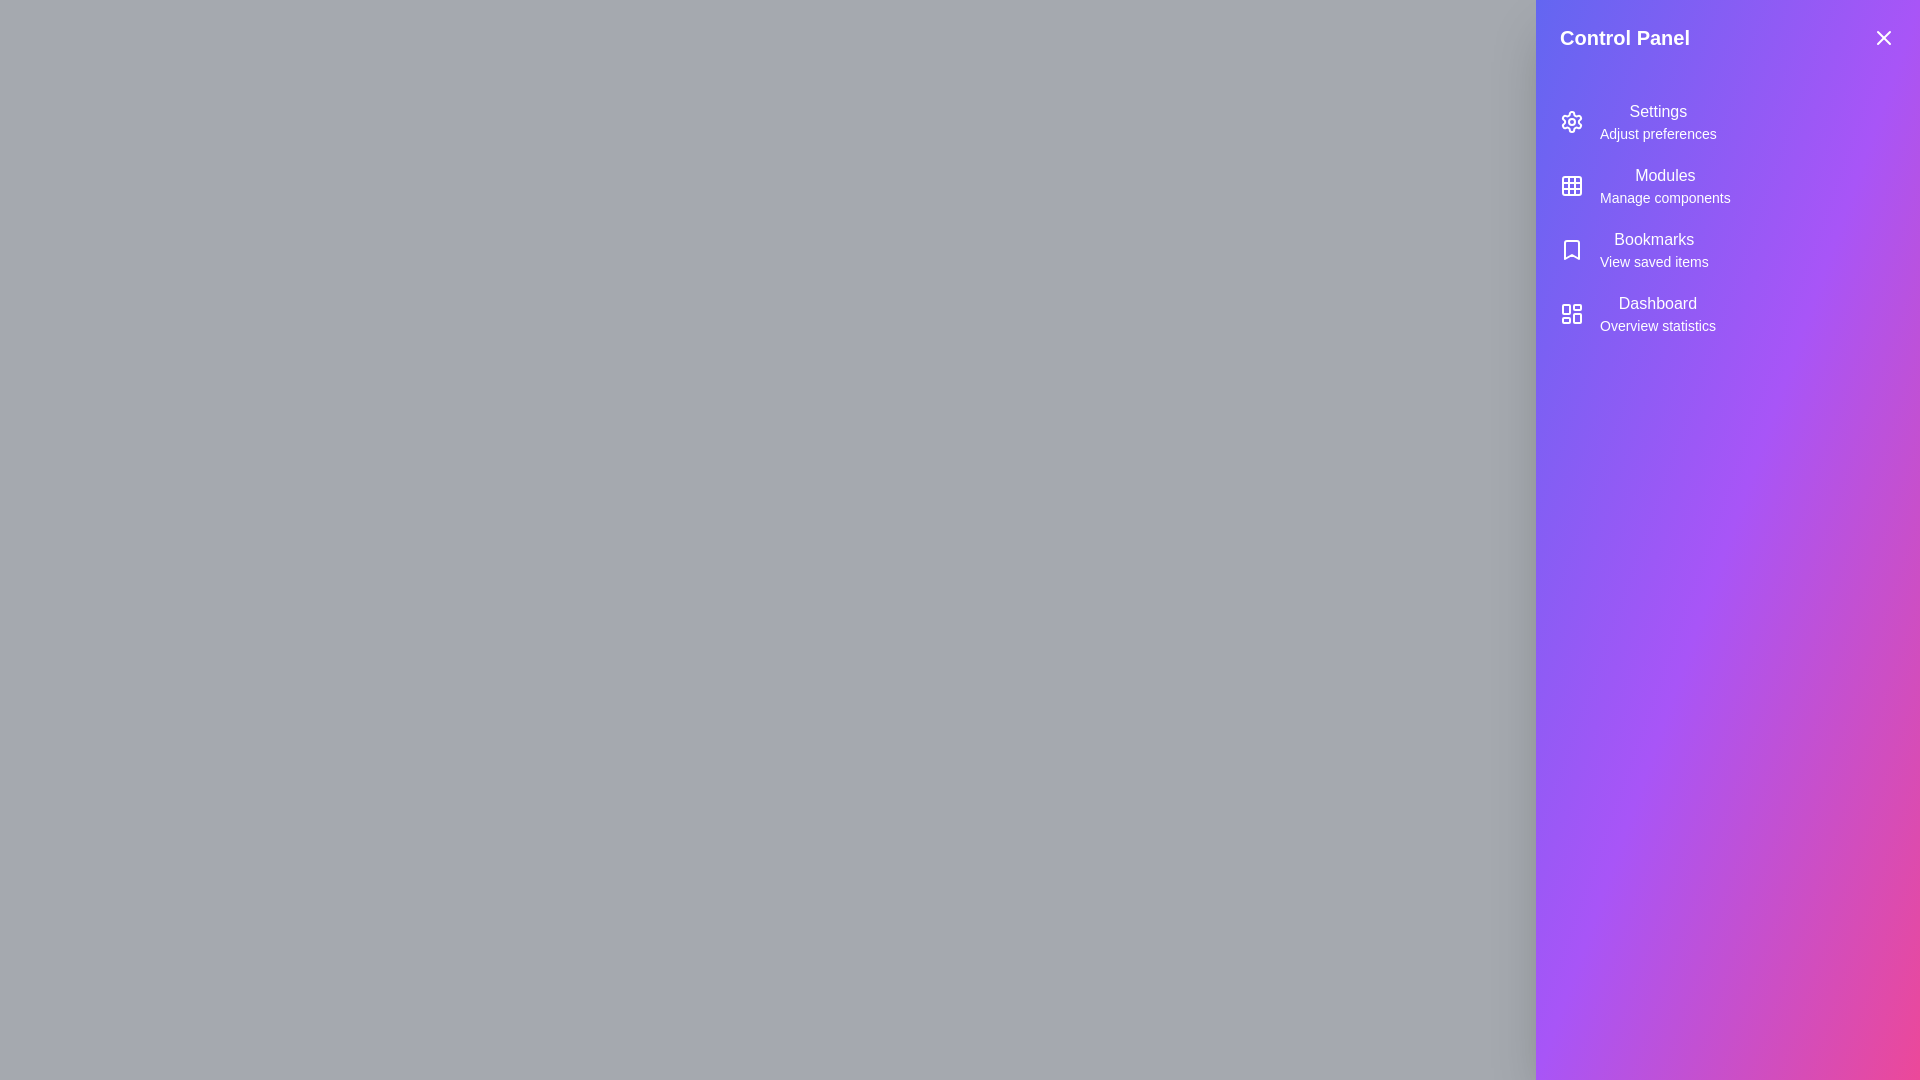 This screenshot has height=1080, width=1920. What do you see at coordinates (1654, 249) in the screenshot?
I see `the 'Bookmarks' navigation label in the right sidebar menu, which is located in the third row of the navigation list and is positioned to the right of a bookmark icon` at bounding box center [1654, 249].